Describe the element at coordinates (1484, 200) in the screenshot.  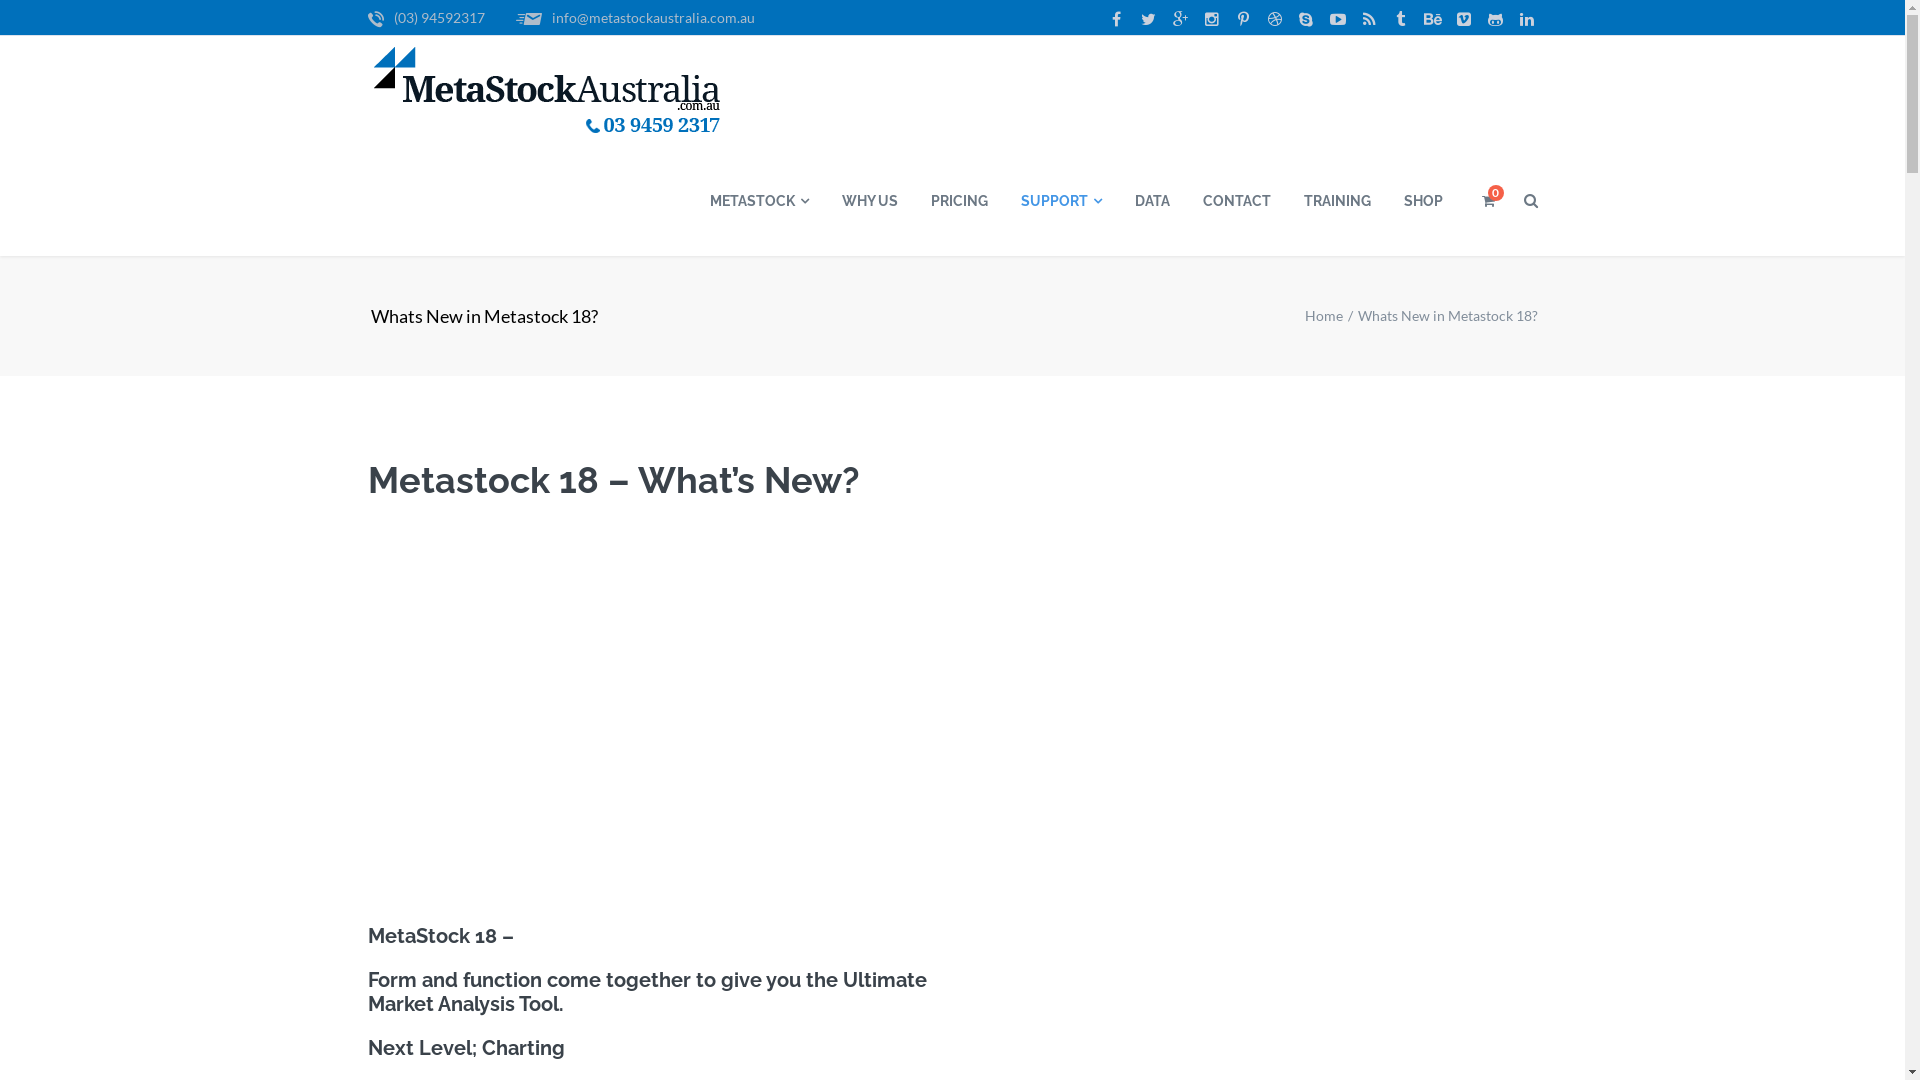
I see `'0'` at that location.